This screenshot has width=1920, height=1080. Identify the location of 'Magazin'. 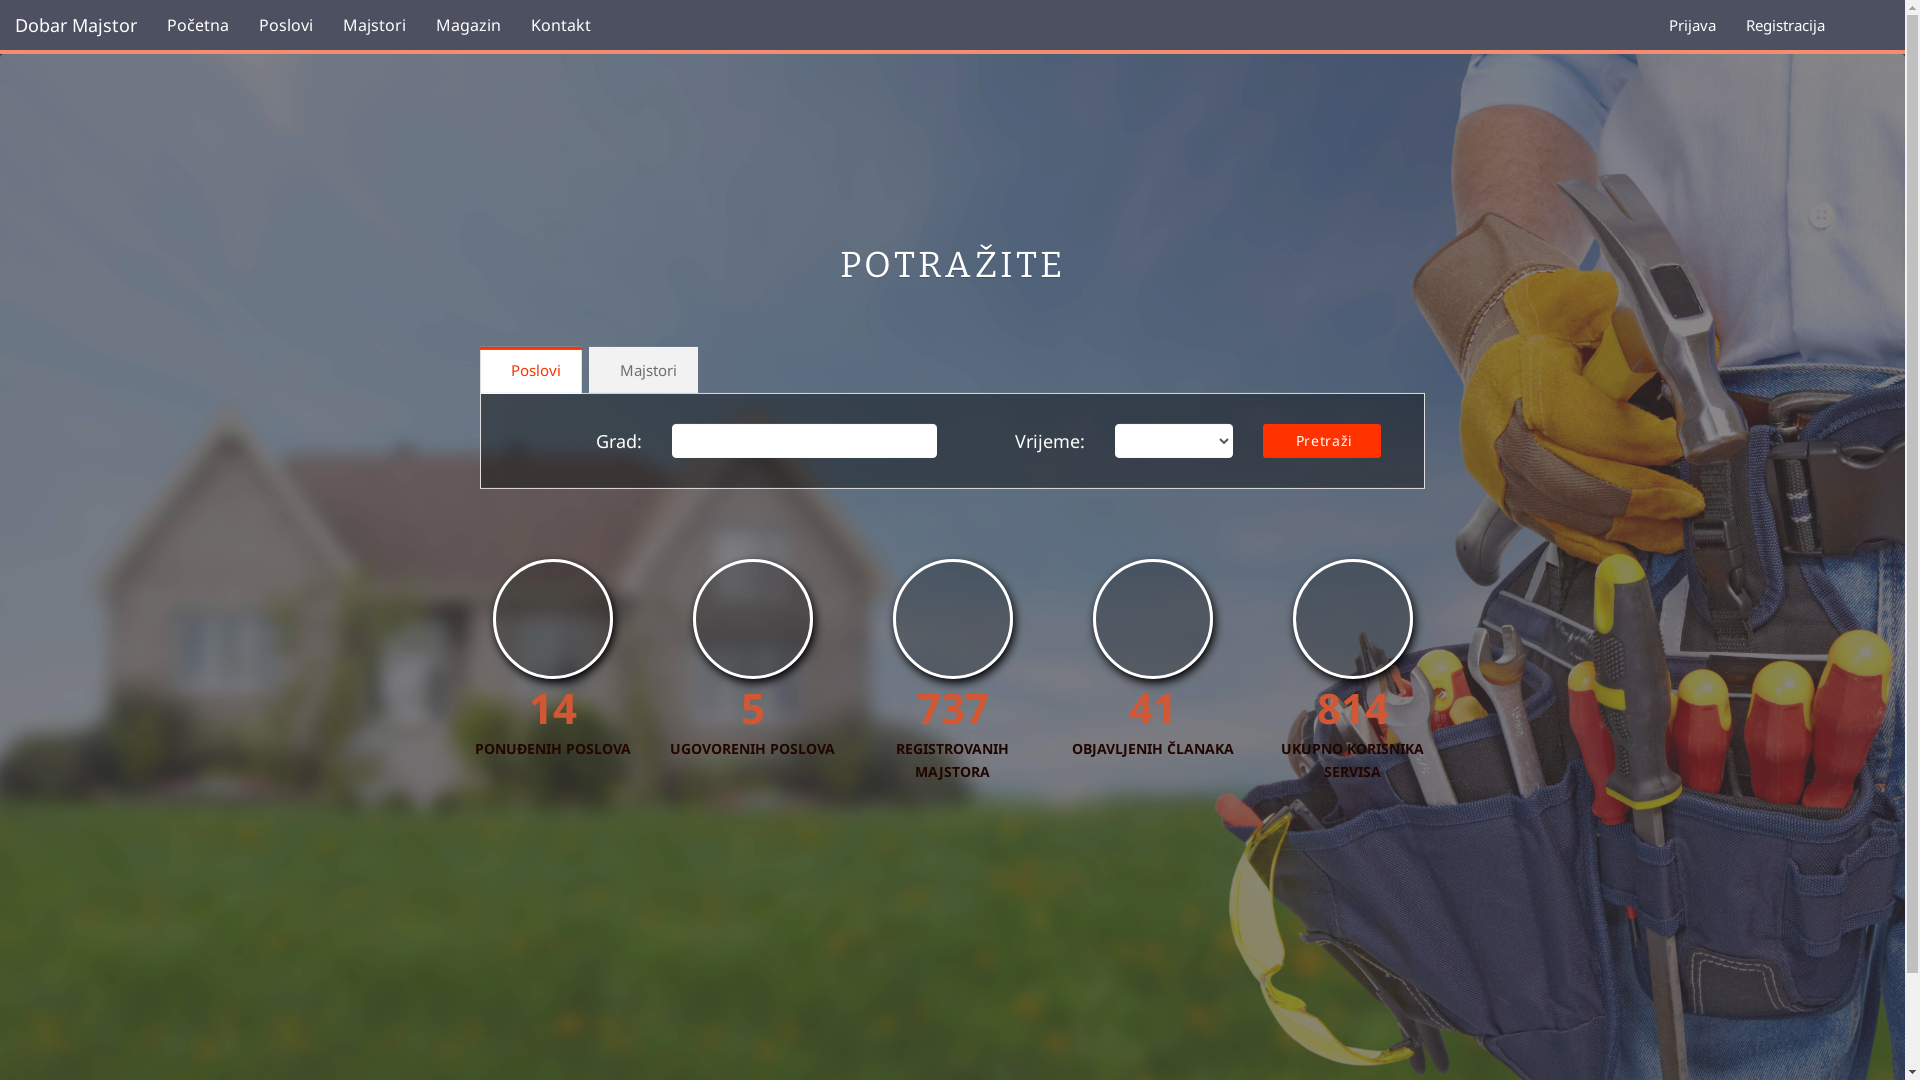
(420, 24).